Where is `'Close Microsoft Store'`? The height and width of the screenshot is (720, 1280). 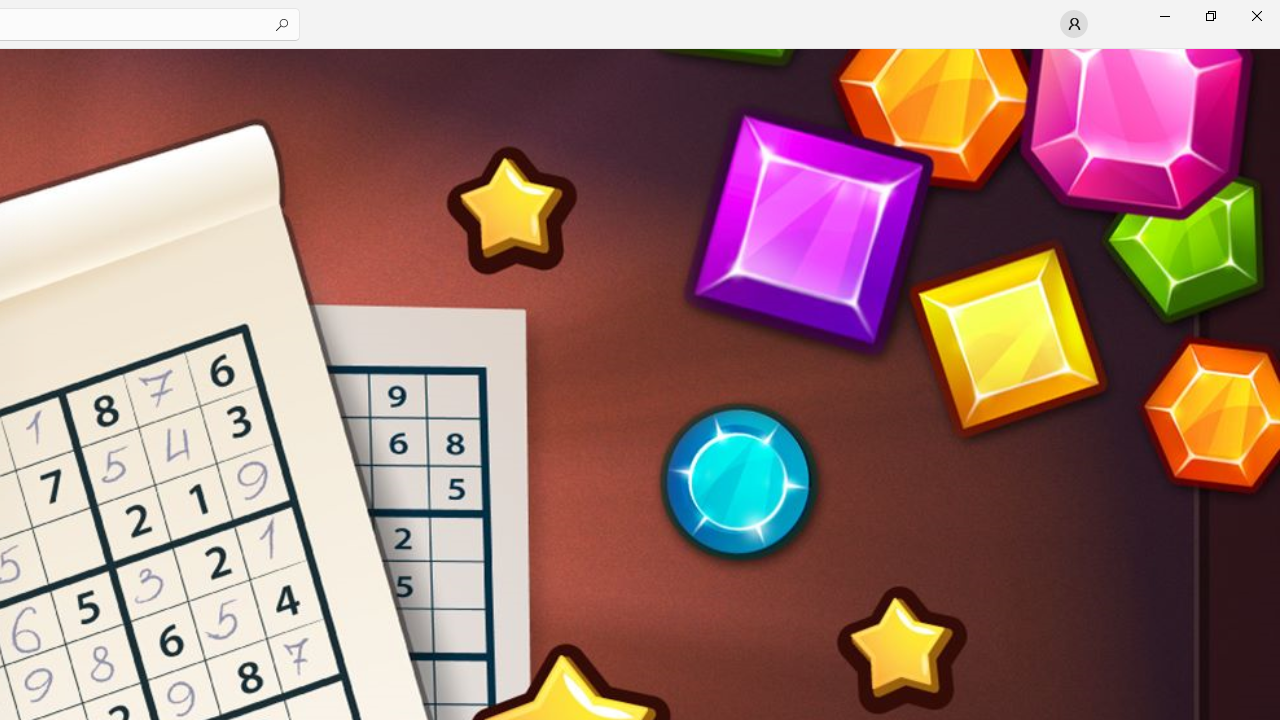 'Close Microsoft Store' is located at coordinates (1255, 15).